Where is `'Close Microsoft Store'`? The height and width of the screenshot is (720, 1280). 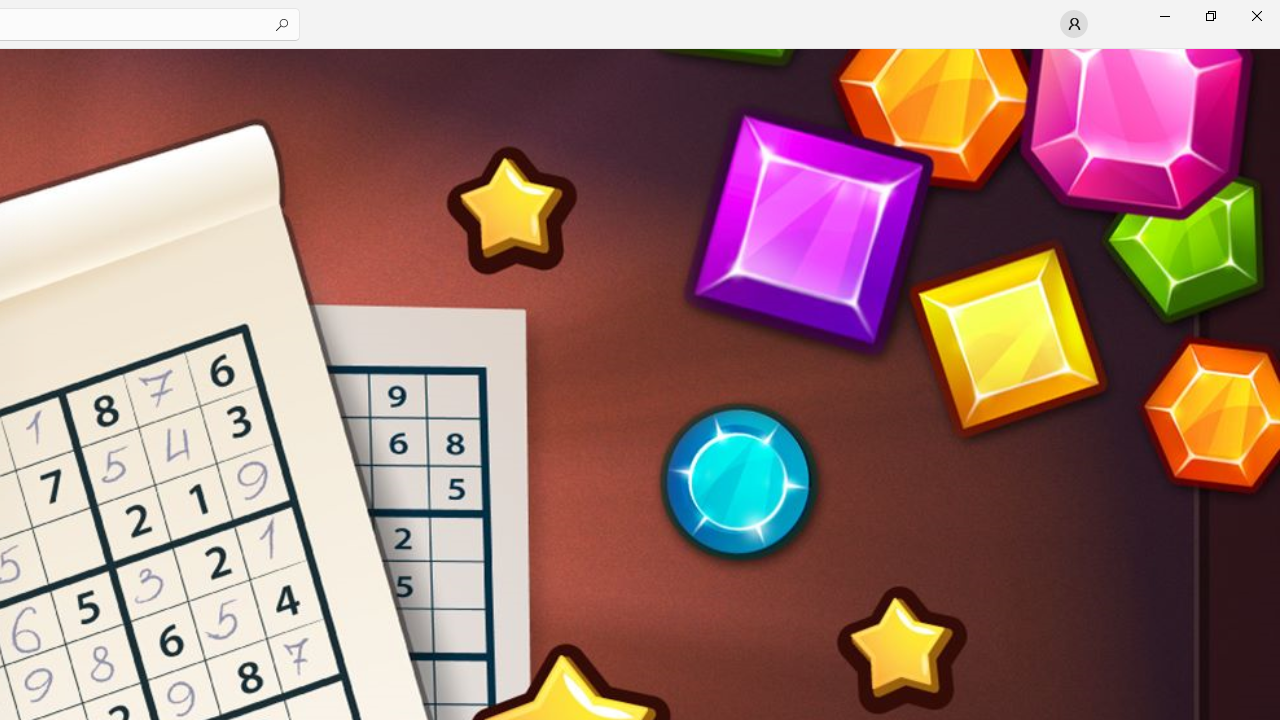 'Close Microsoft Store' is located at coordinates (1255, 15).